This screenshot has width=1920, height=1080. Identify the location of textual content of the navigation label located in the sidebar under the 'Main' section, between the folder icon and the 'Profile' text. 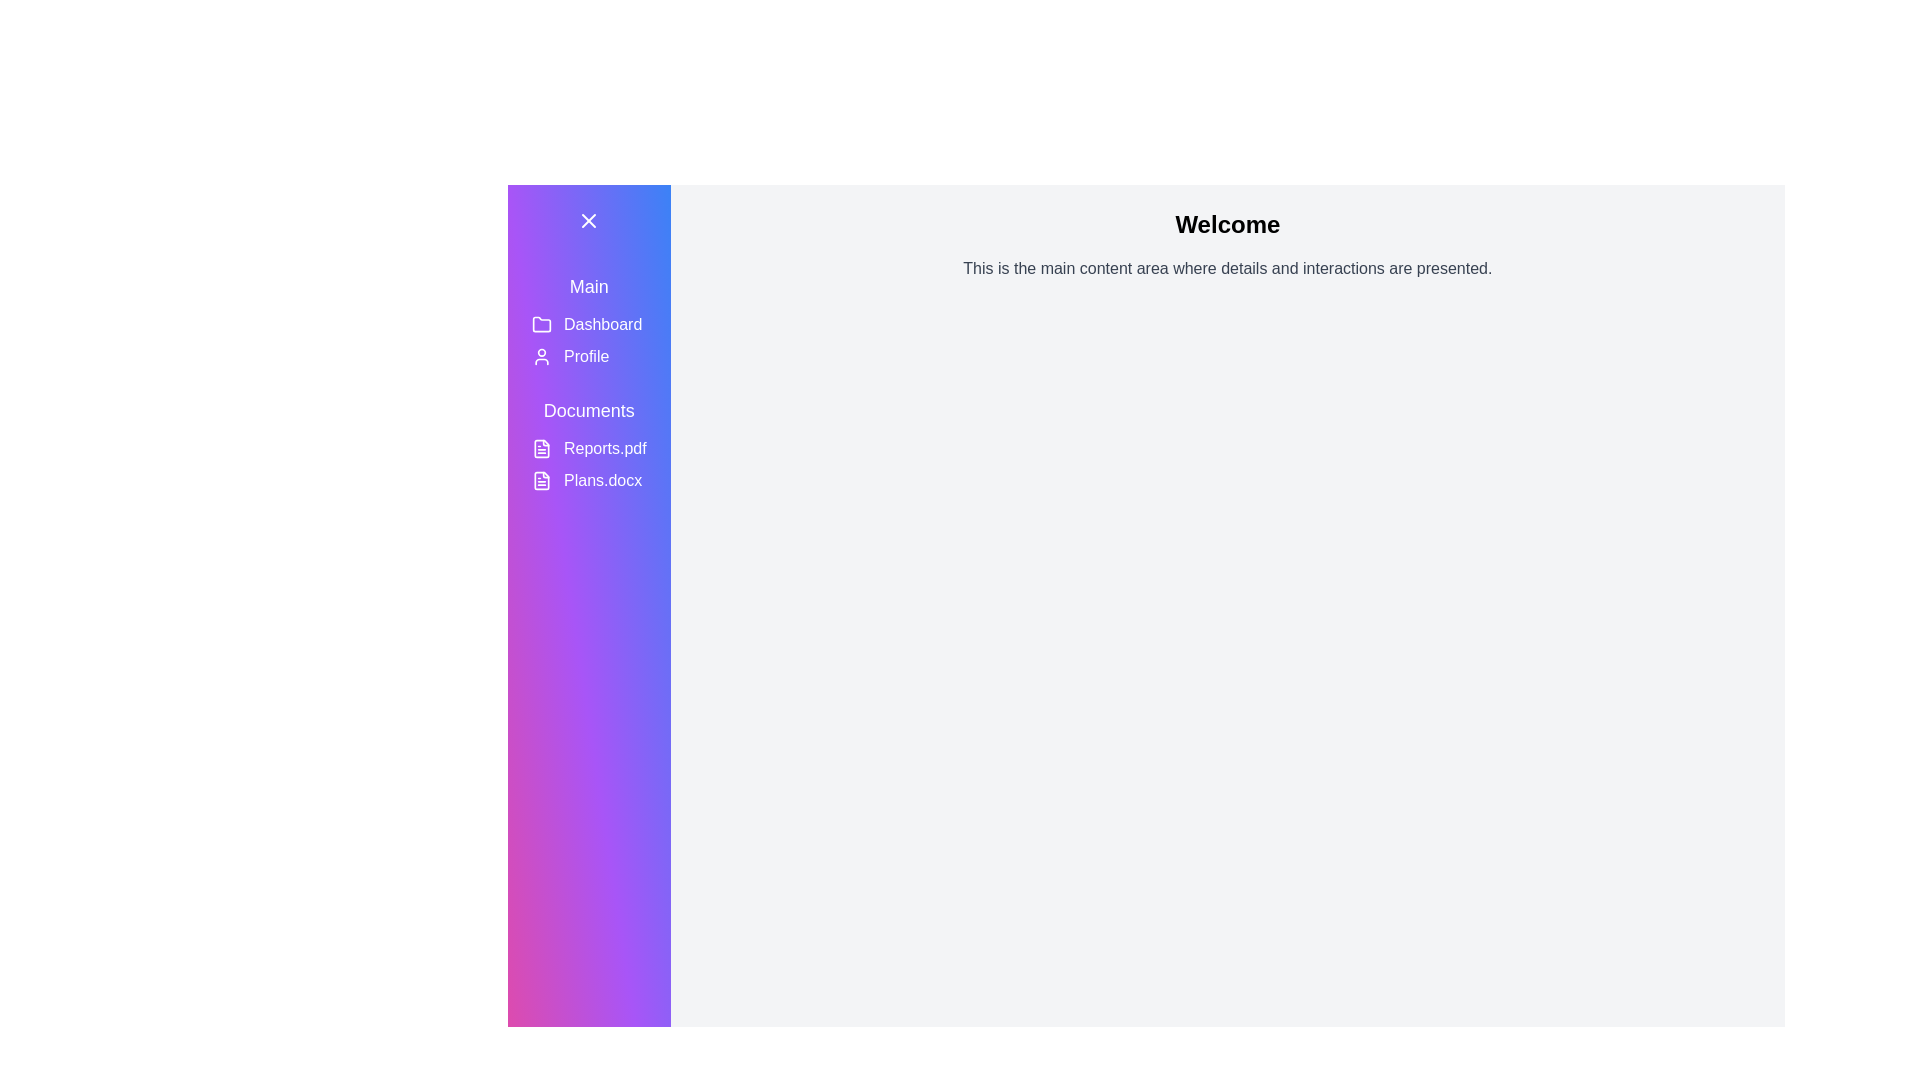
(602, 323).